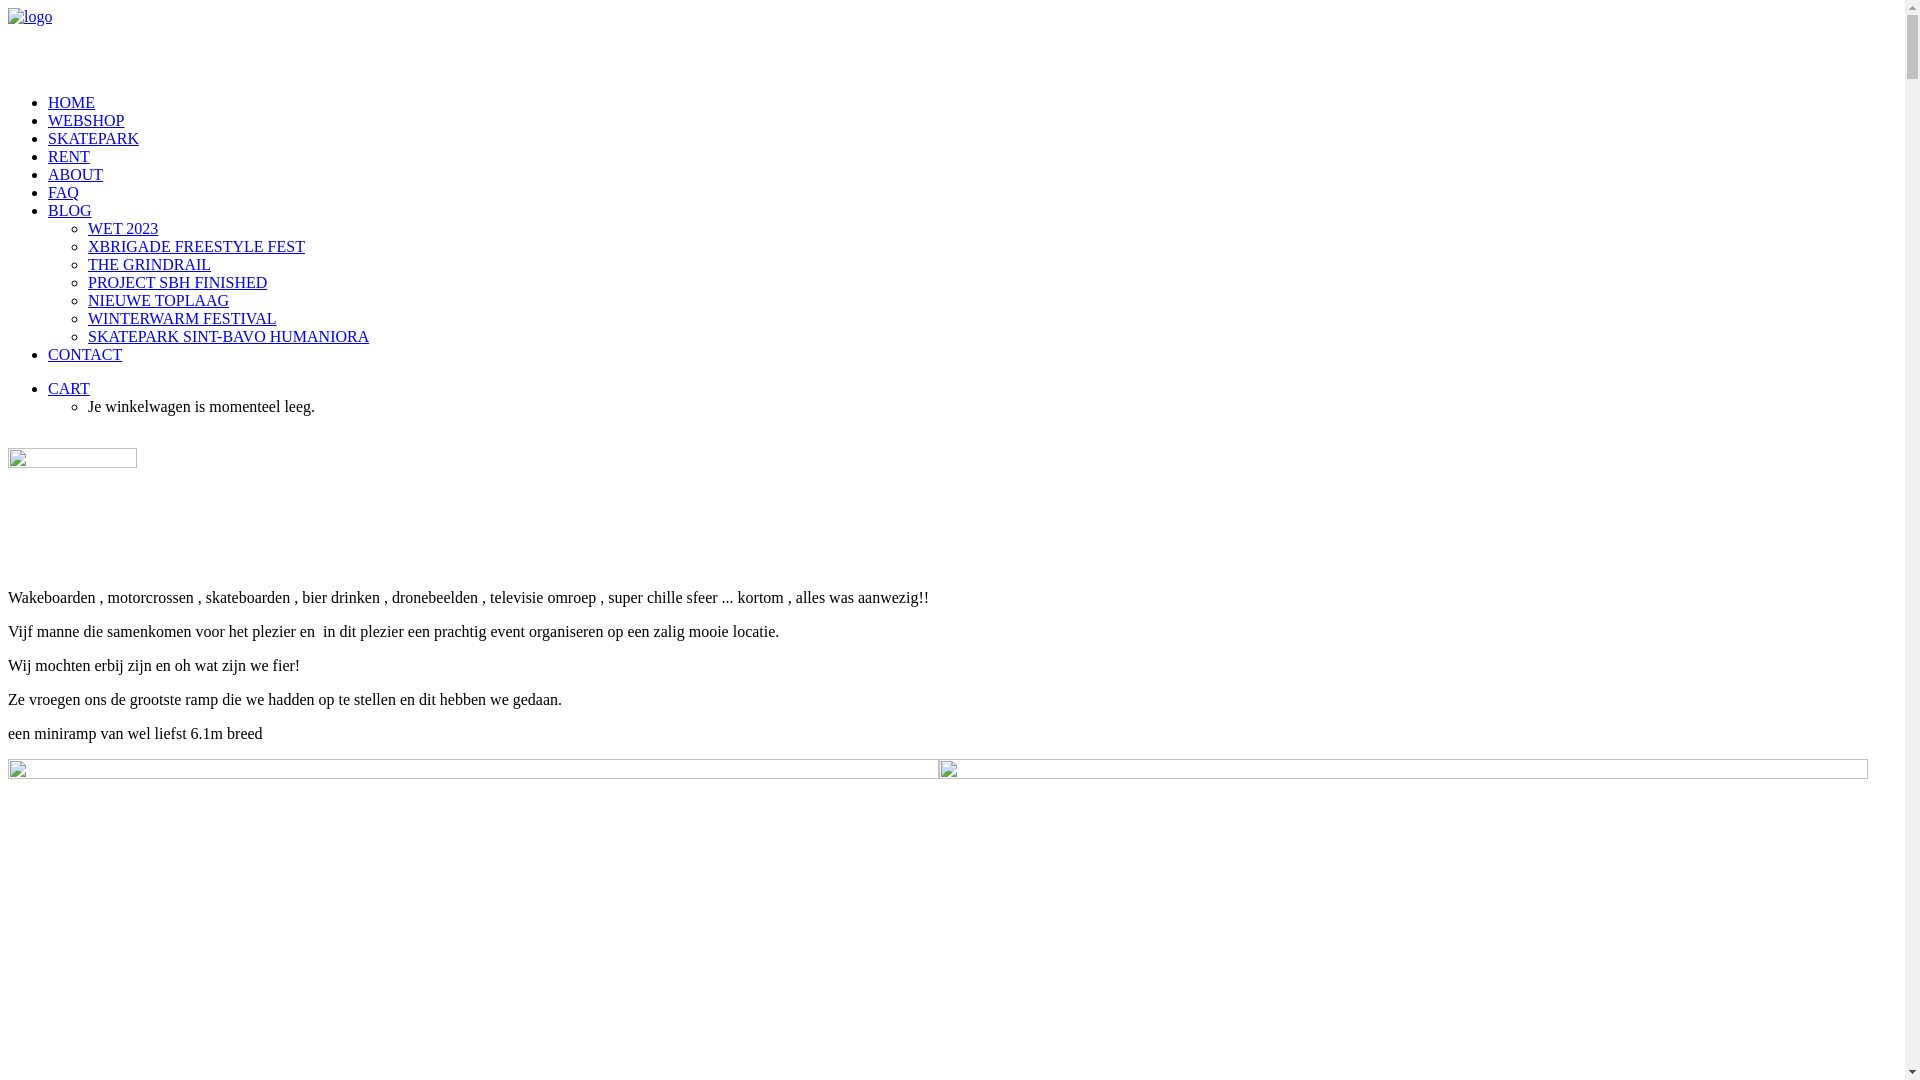  Describe the element at coordinates (992, 282) in the screenshot. I see `'PROJECT SBH FINISHED'` at that location.